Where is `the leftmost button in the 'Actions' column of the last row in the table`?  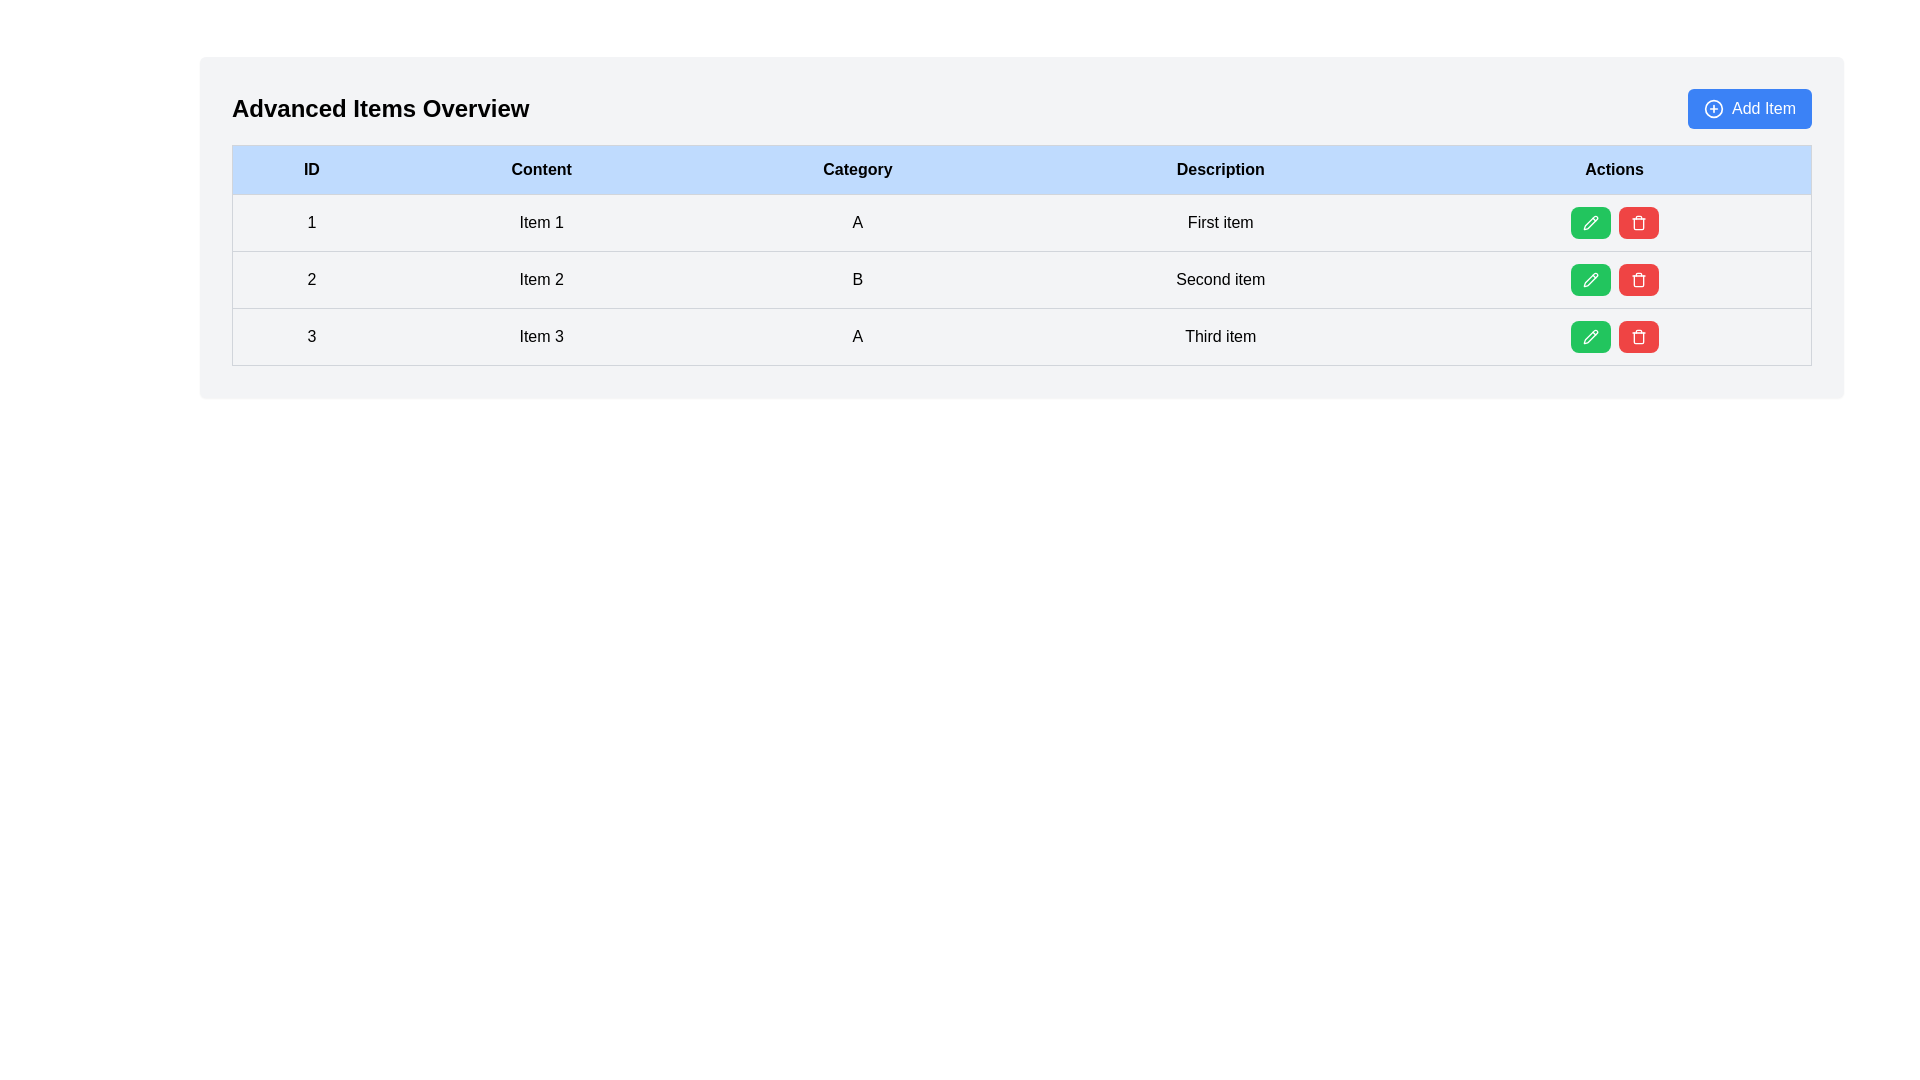
the leftmost button in the 'Actions' column of the last row in the table is located at coordinates (1589, 335).